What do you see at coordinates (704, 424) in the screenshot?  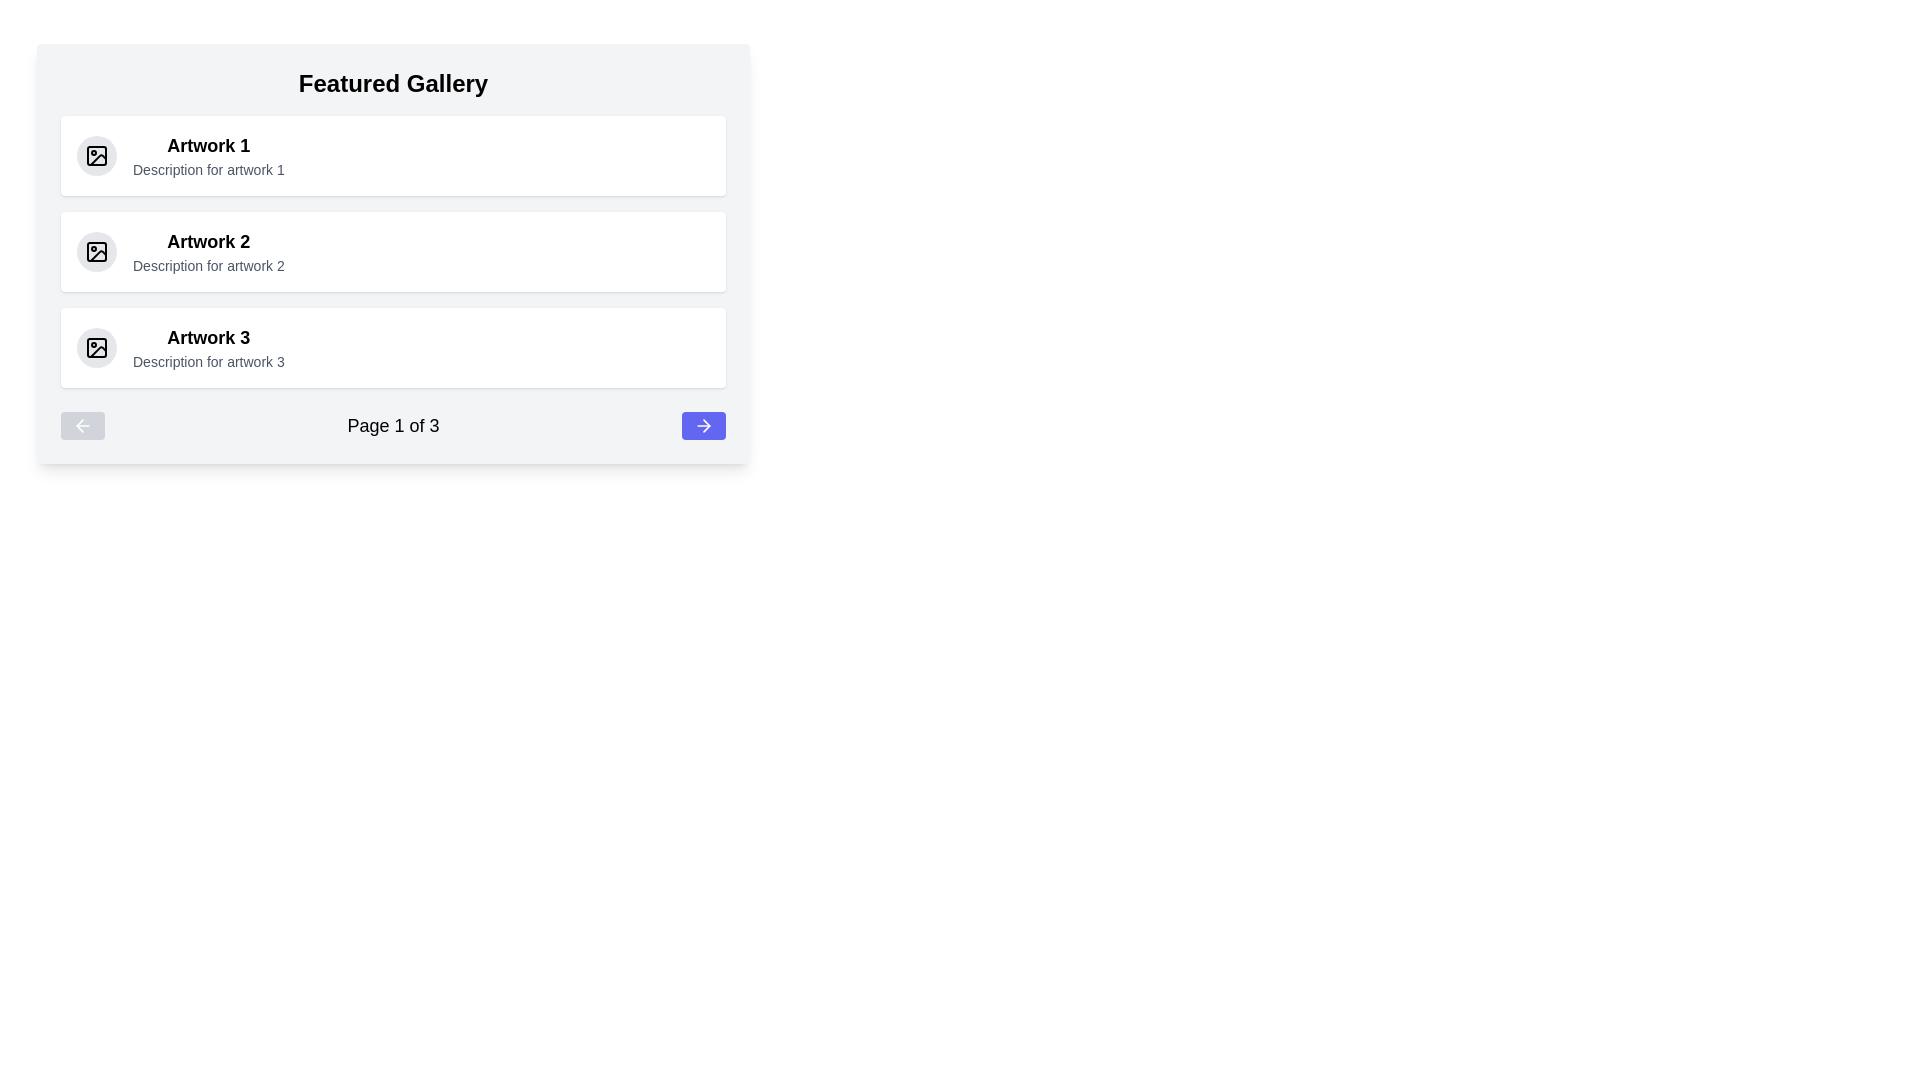 I see `the rightmost navigation button in the 'Featured Gallery' card` at bounding box center [704, 424].